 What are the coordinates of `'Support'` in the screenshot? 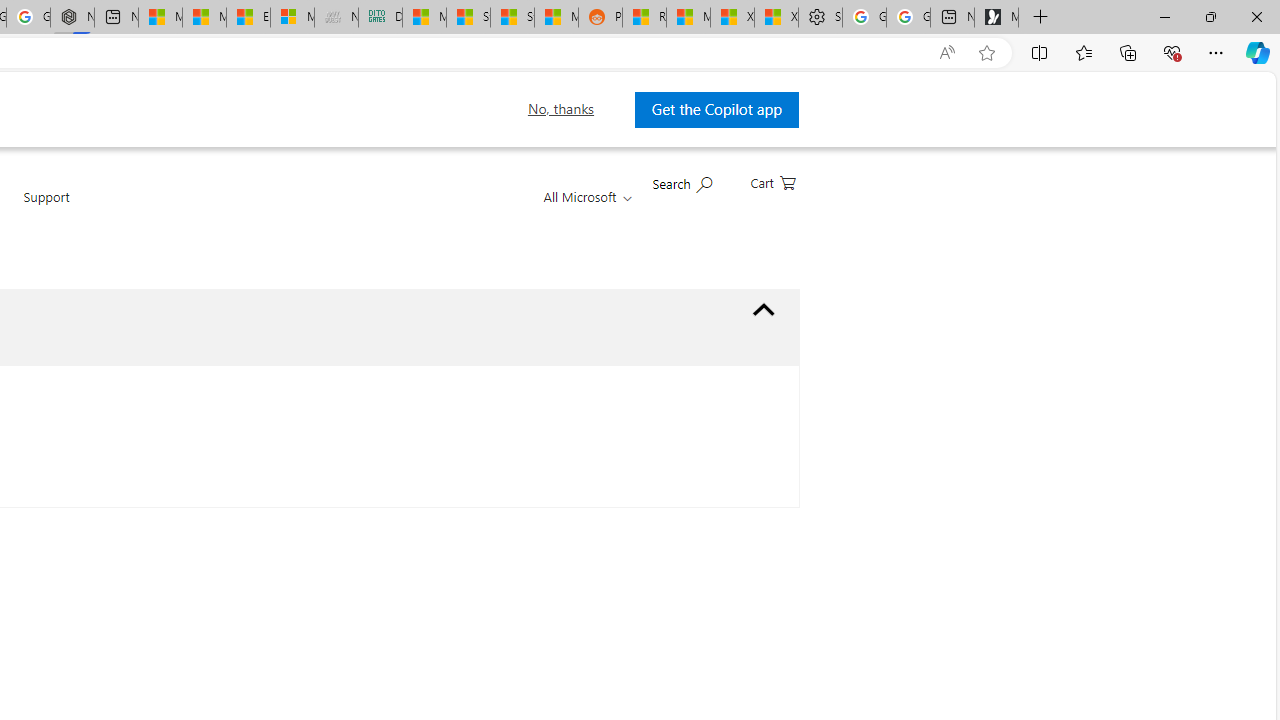 It's located at (46, 208).